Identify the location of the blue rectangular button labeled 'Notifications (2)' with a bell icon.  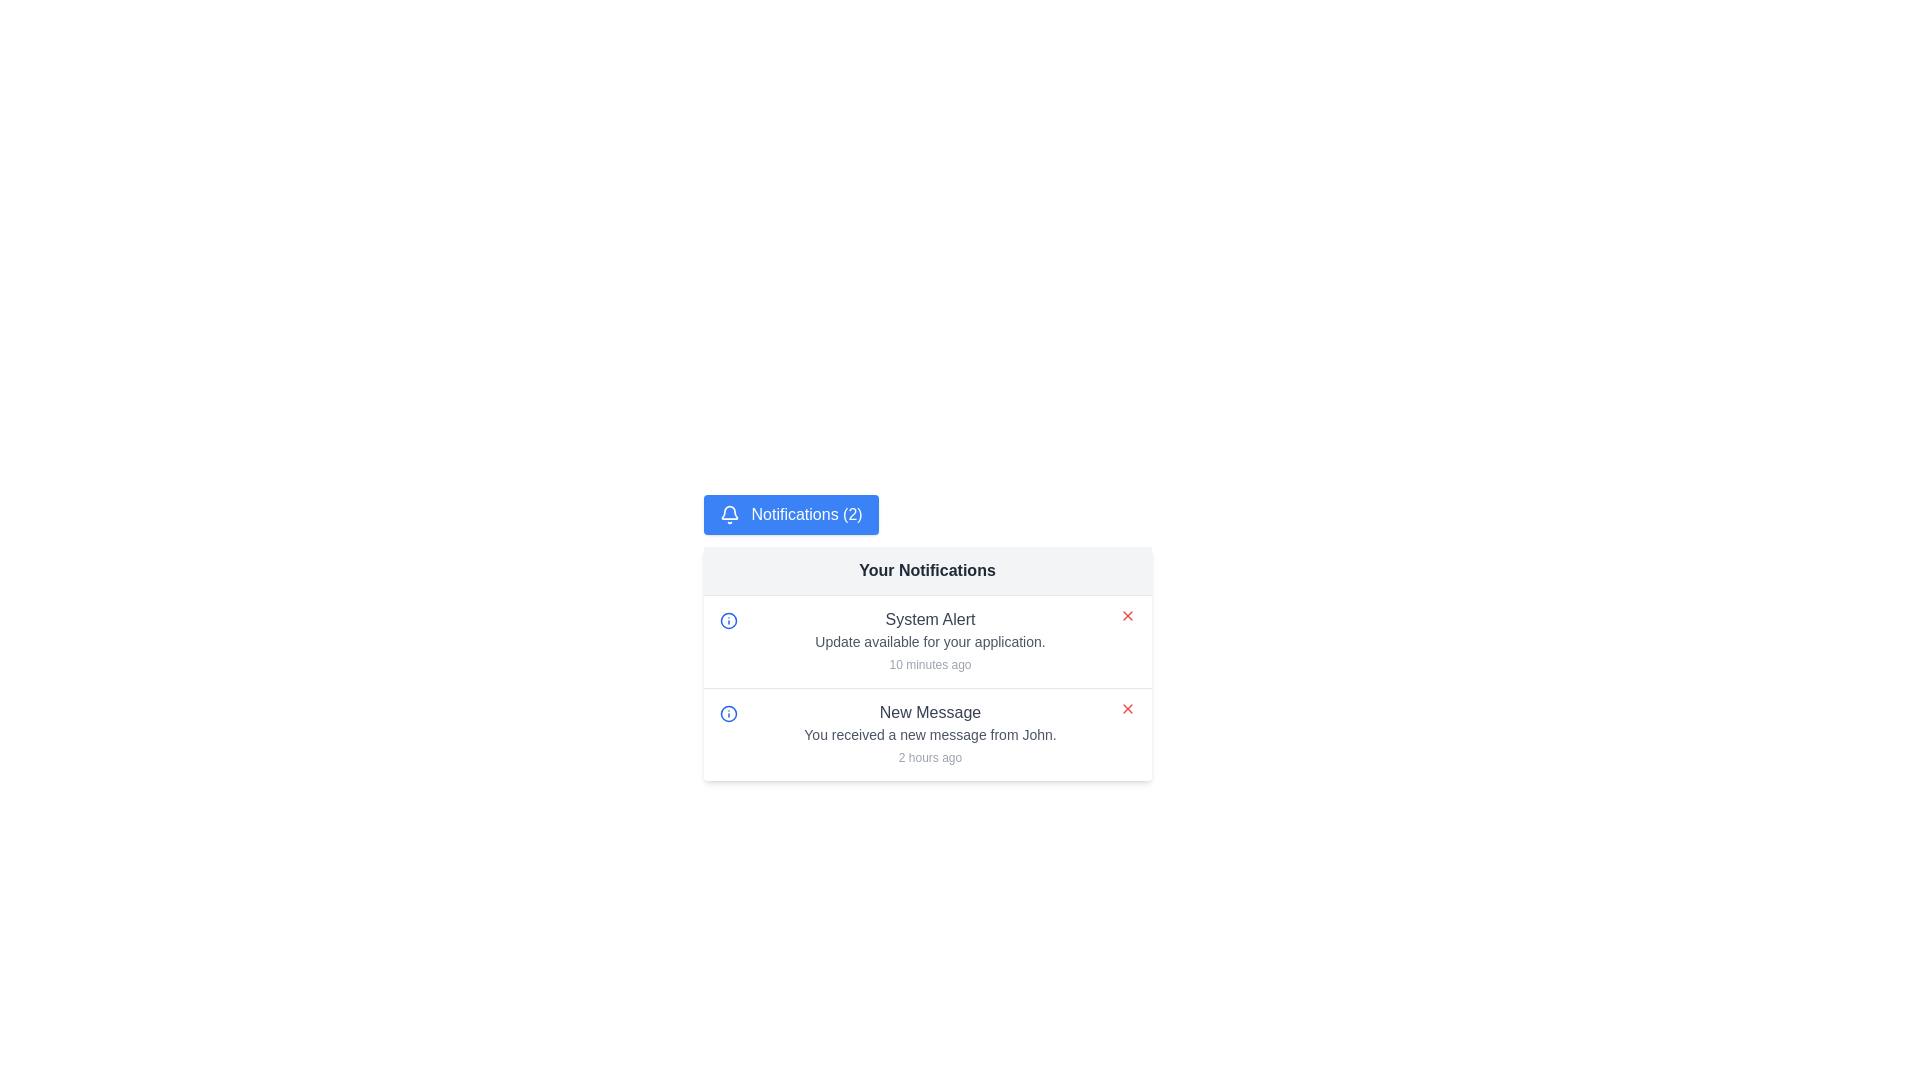
(790, 514).